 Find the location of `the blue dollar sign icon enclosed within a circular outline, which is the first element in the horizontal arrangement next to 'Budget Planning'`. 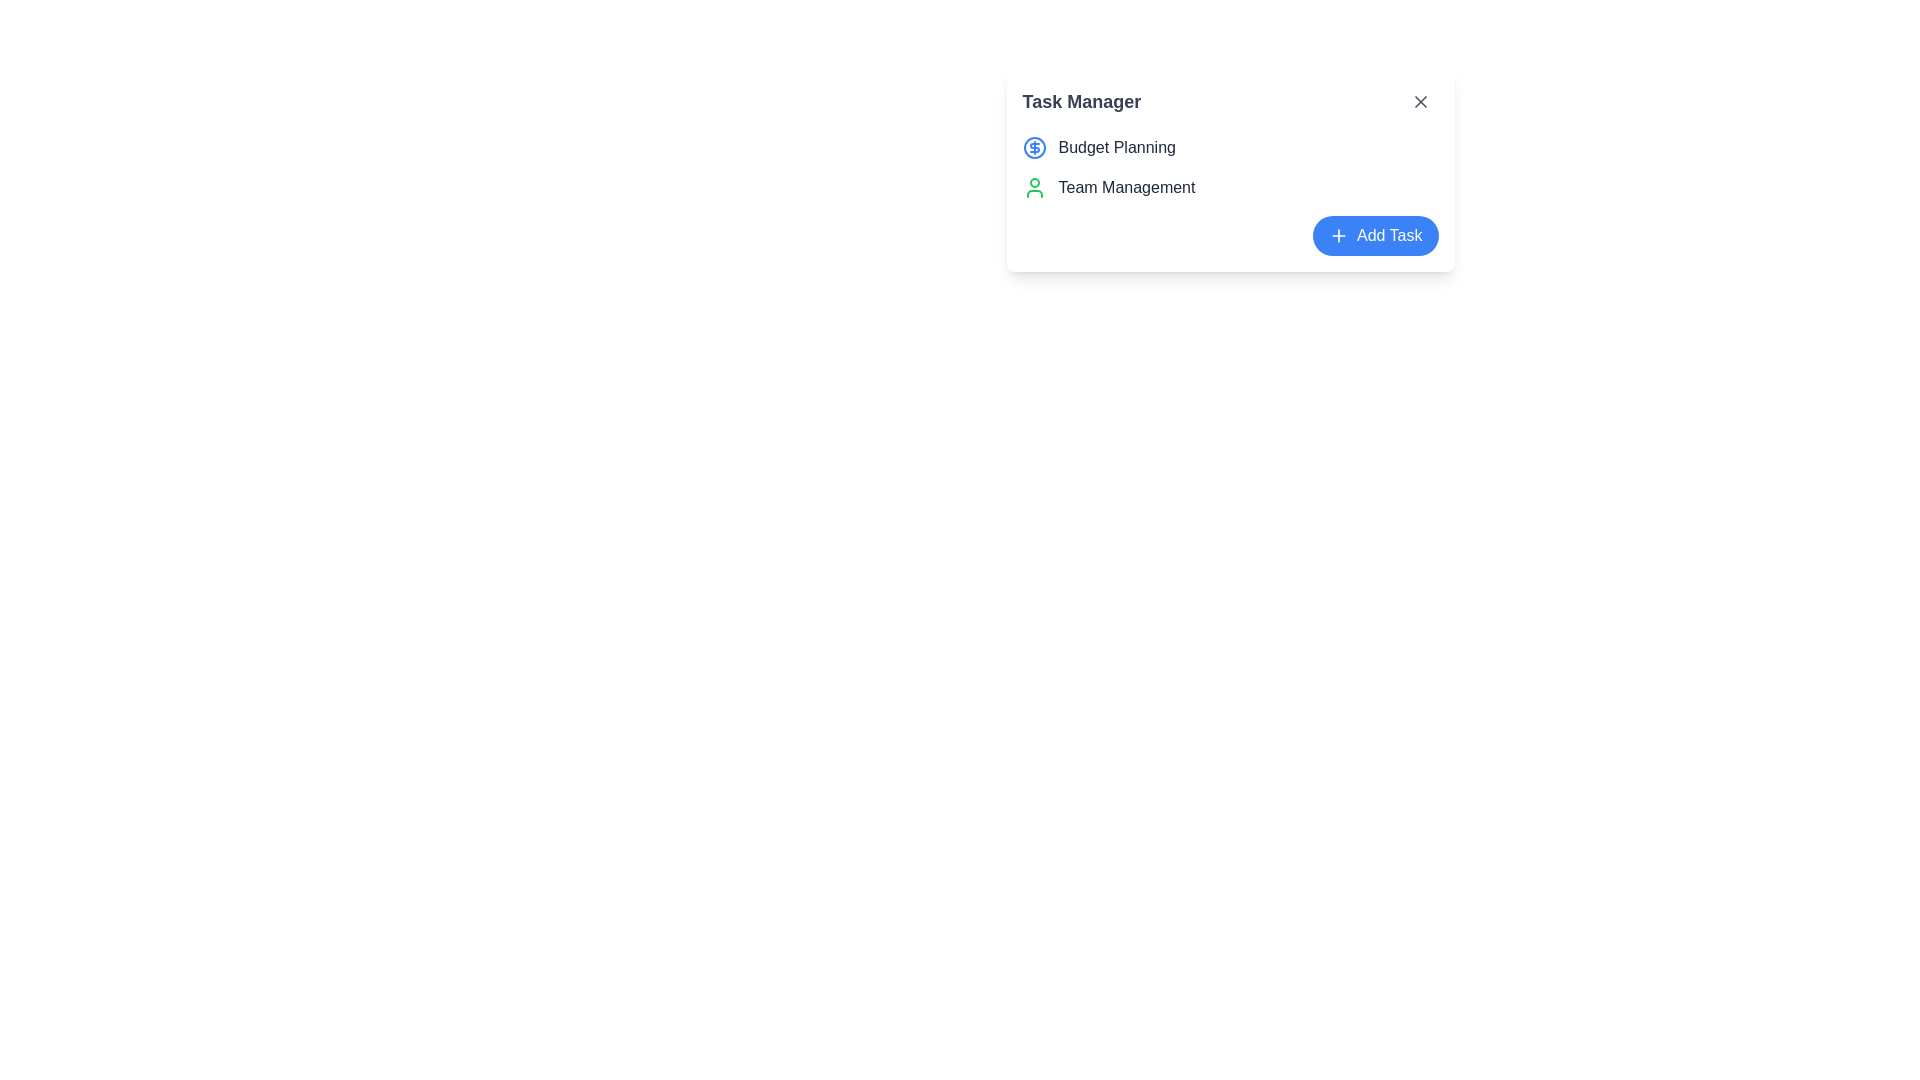

the blue dollar sign icon enclosed within a circular outline, which is the first element in the horizontal arrangement next to 'Budget Planning' is located at coordinates (1034, 146).